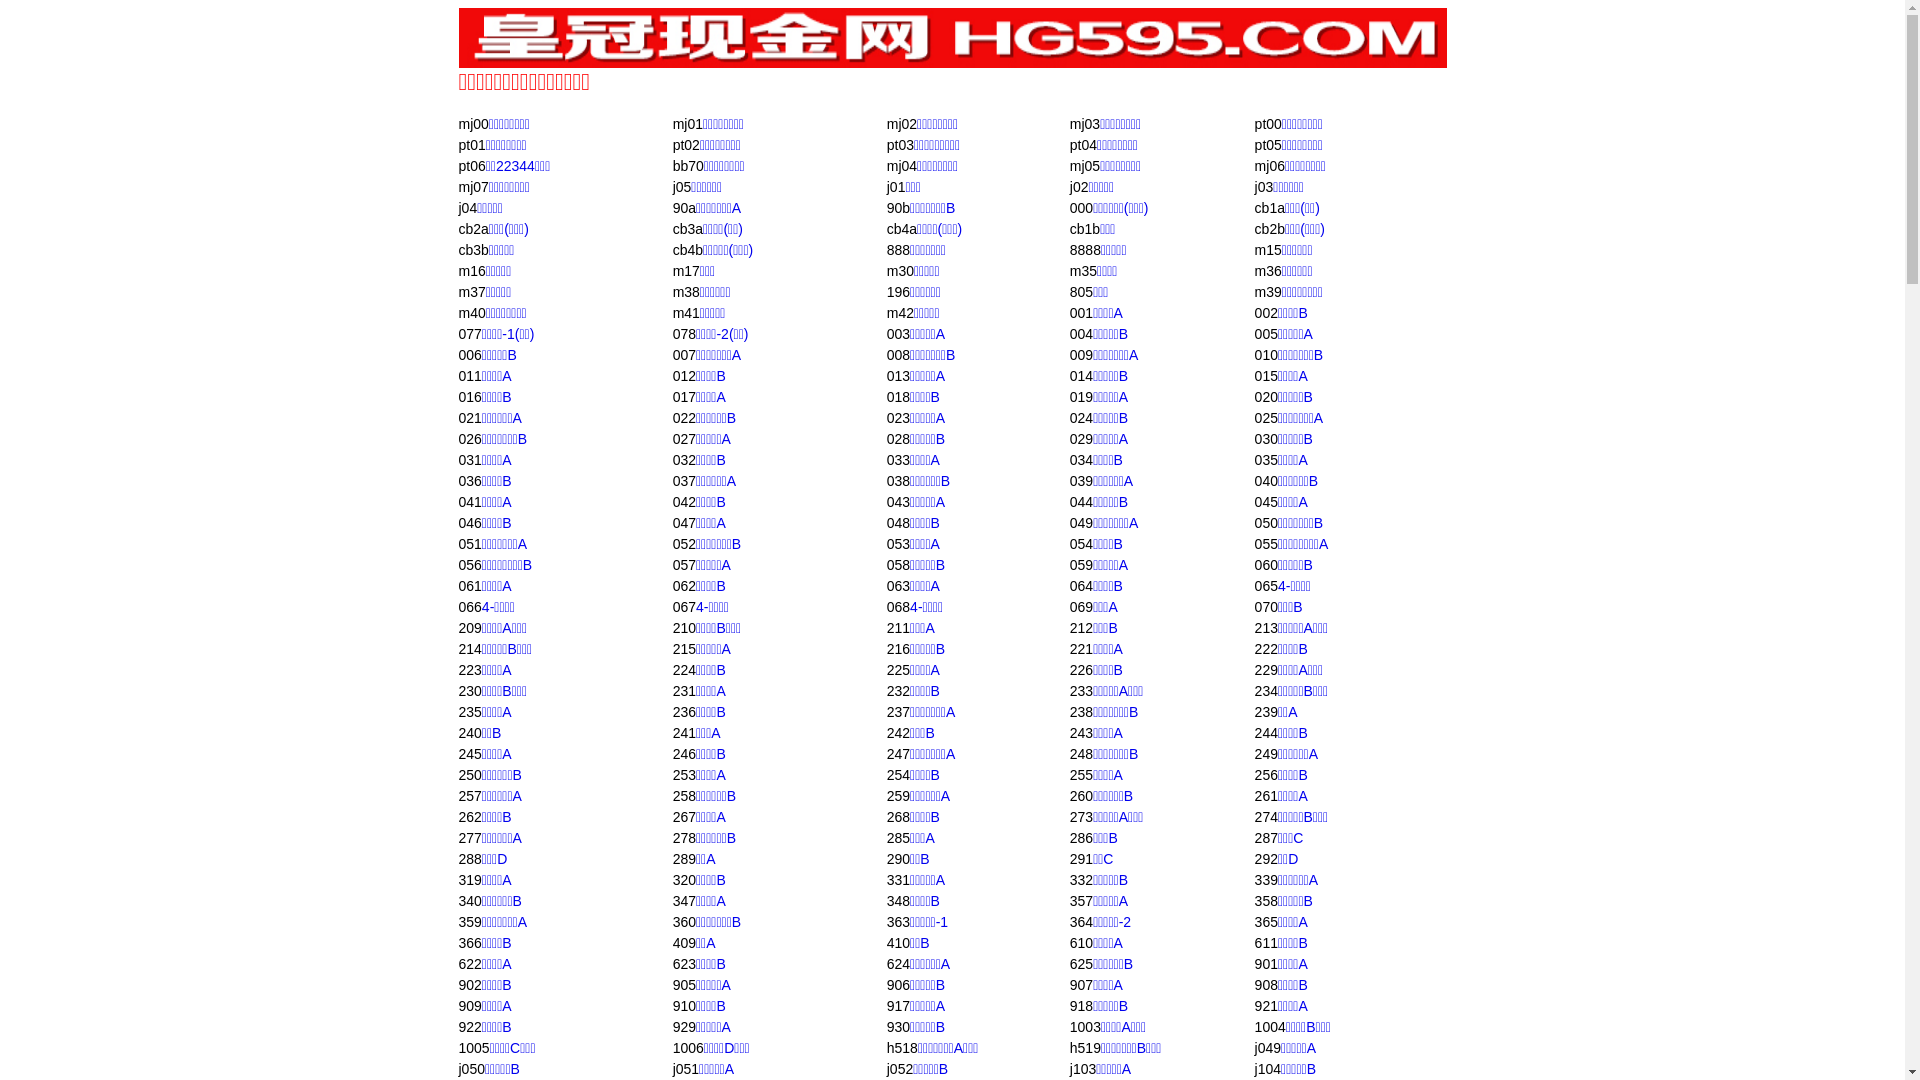 The image size is (1920, 1080). Describe the element at coordinates (1265, 878) in the screenshot. I see `'339'` at that location.